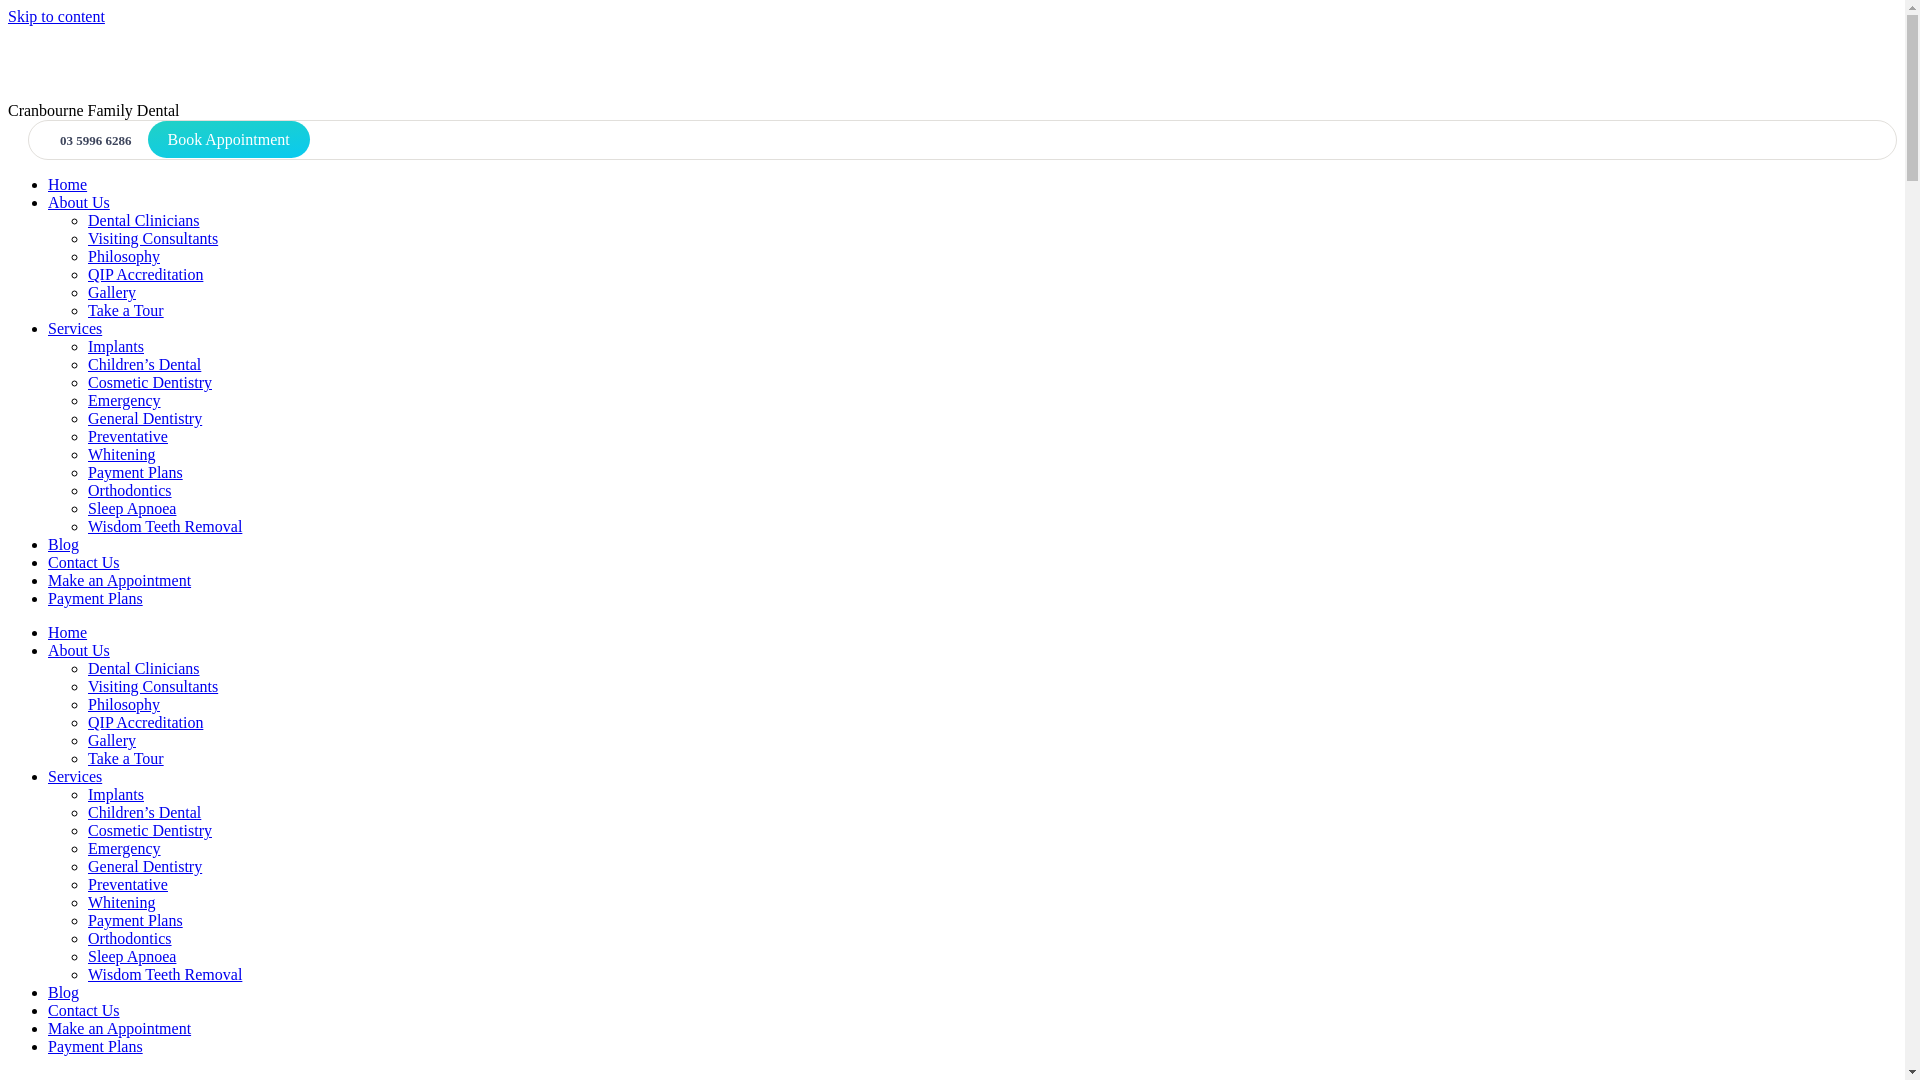 The width and height of the screenshot is (1920, 1080). What do you see at coordinates (144, 722) in the screenshot?
I see `'QIP Accreditation'` at bounding box center [144, 722].